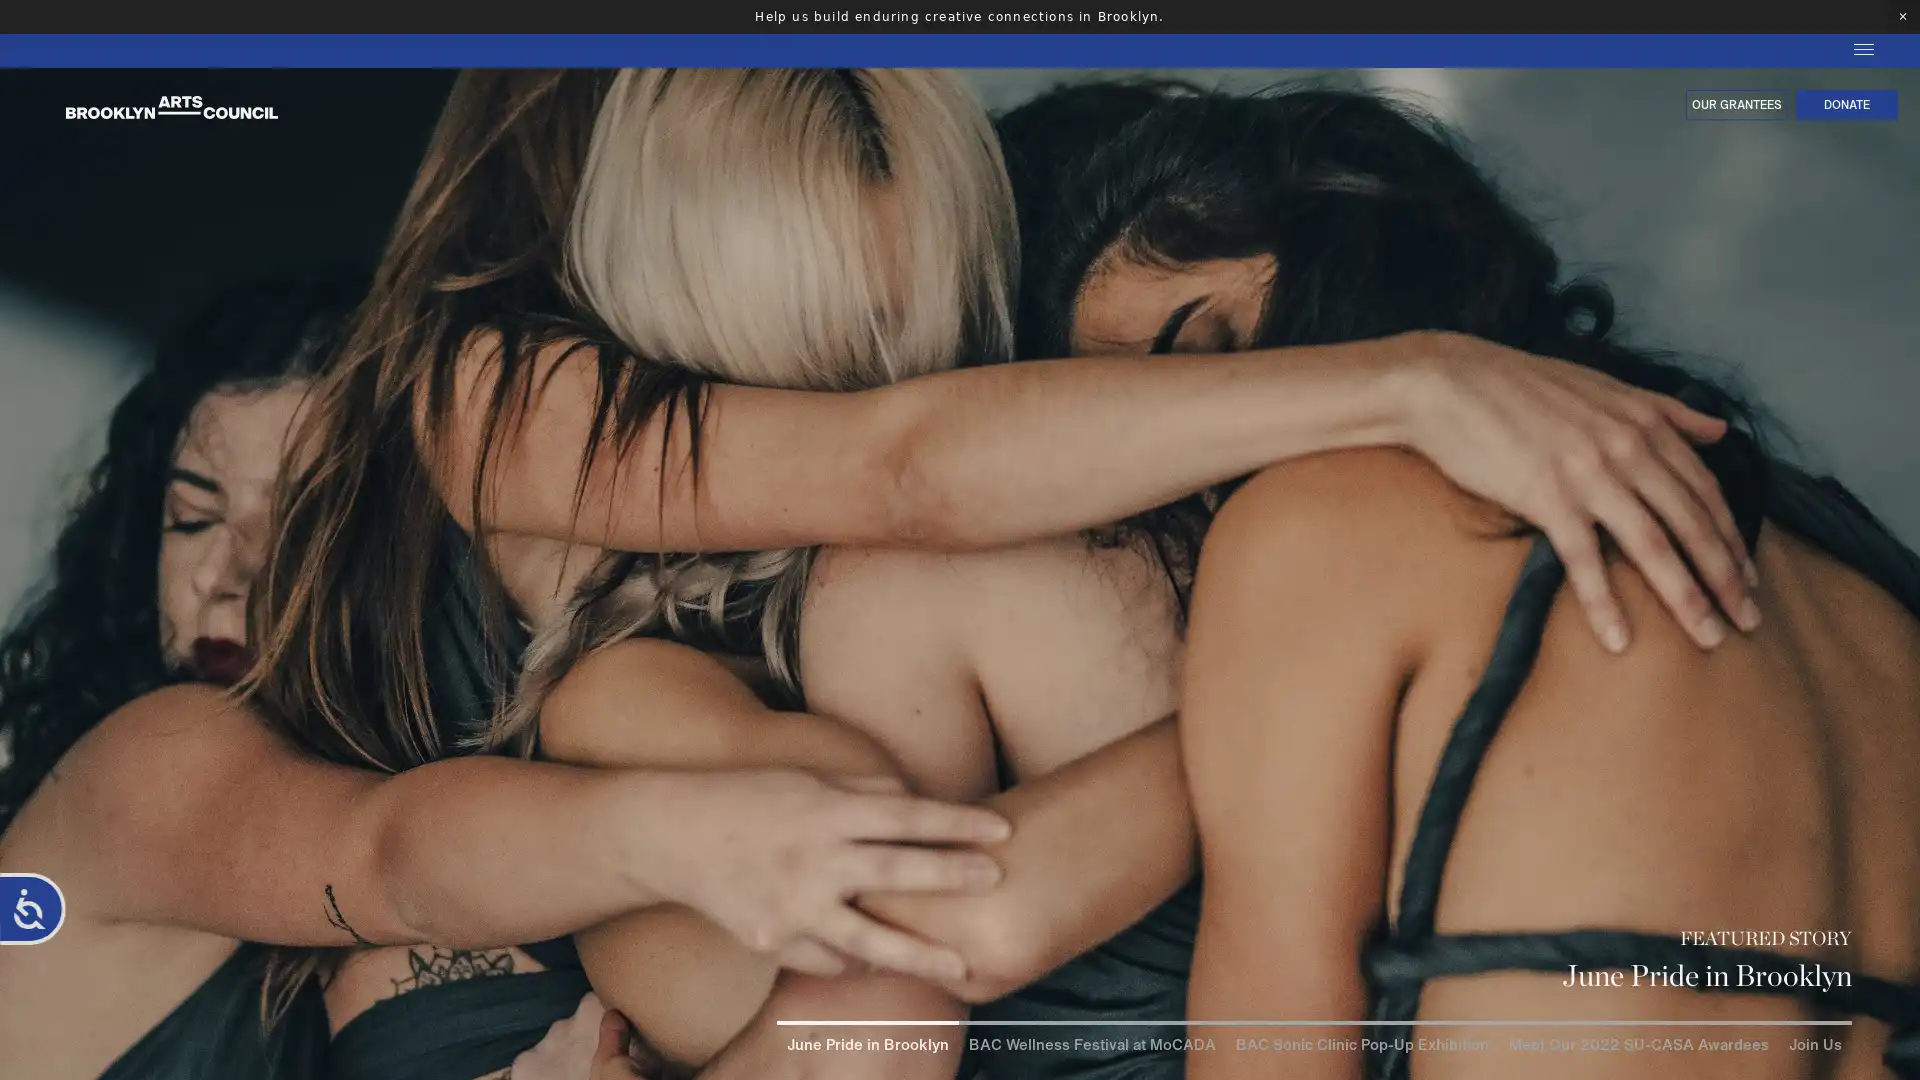 This screenshot has height=1080, width=1920. I want to click on Close, so click(1899, 885).